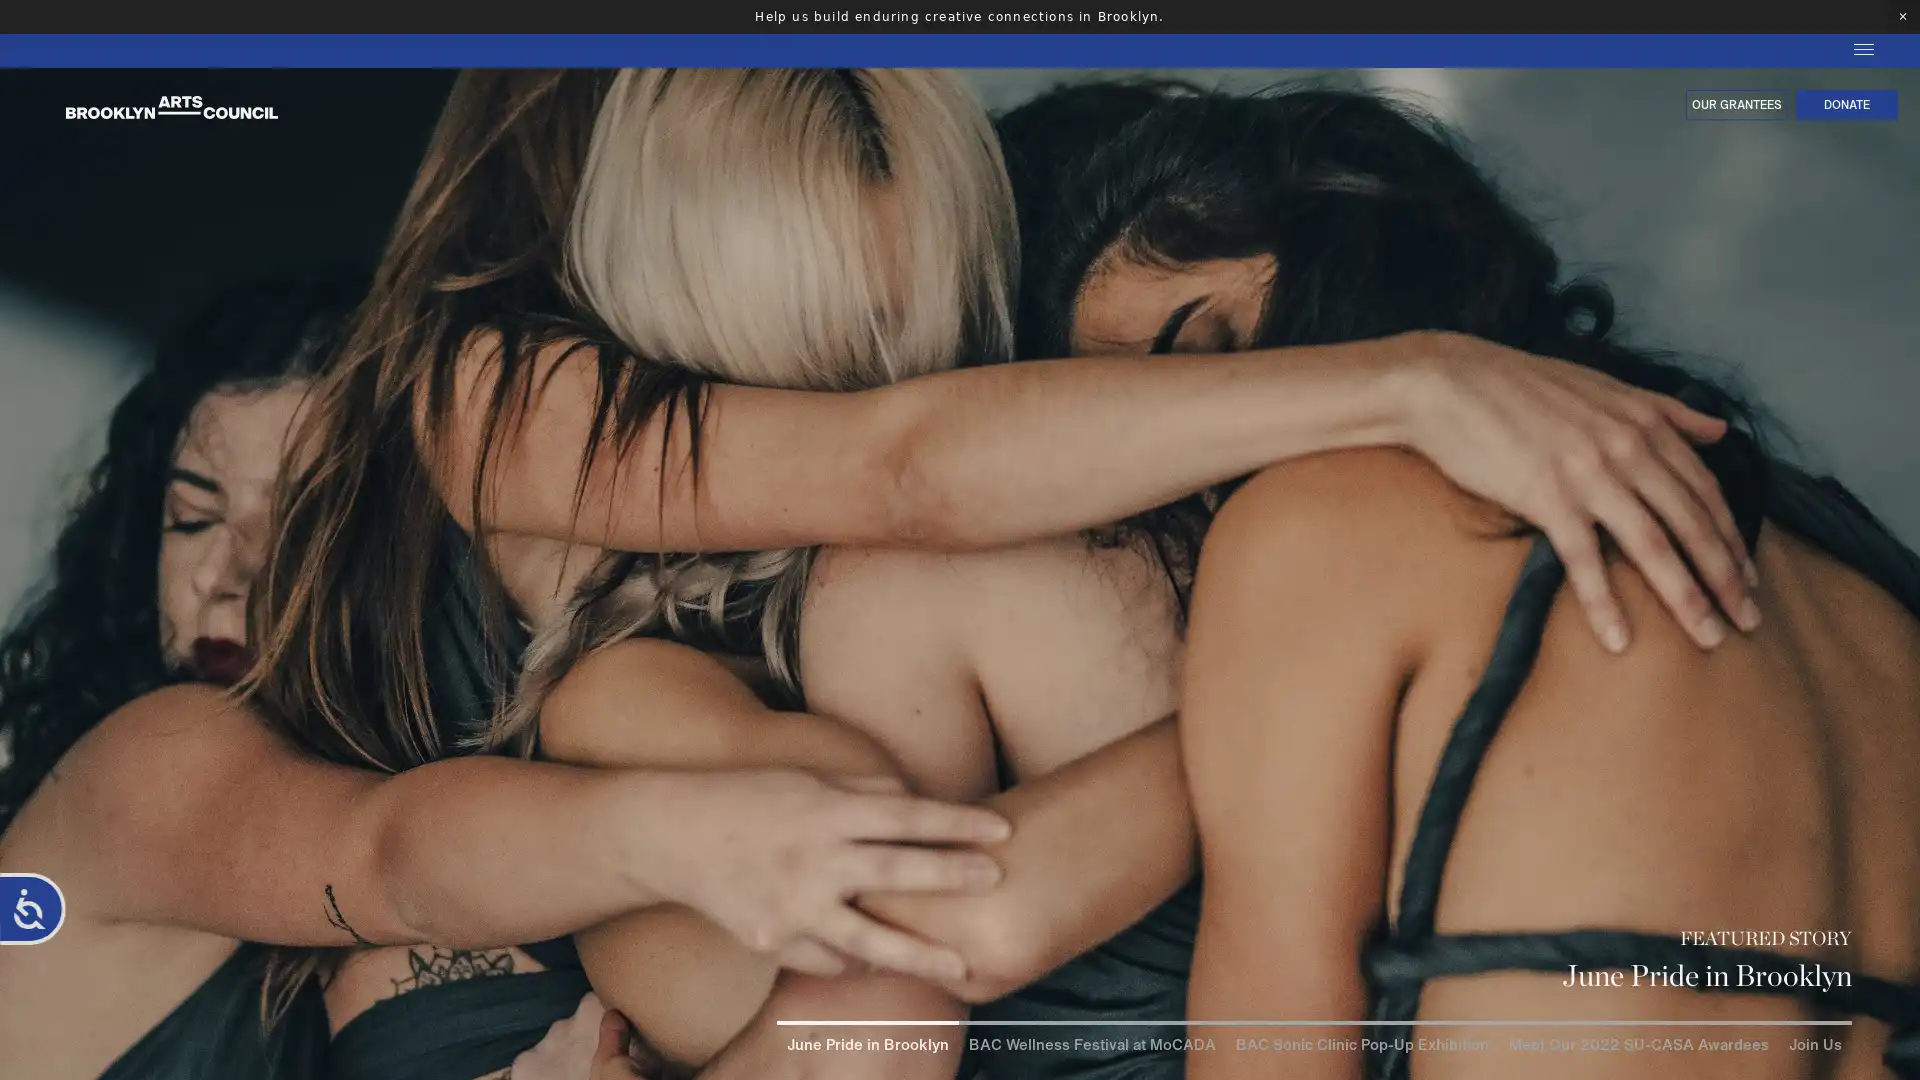 This screenshot has height=1080, width=1920. I want to click on Close, so click(1899, 885).